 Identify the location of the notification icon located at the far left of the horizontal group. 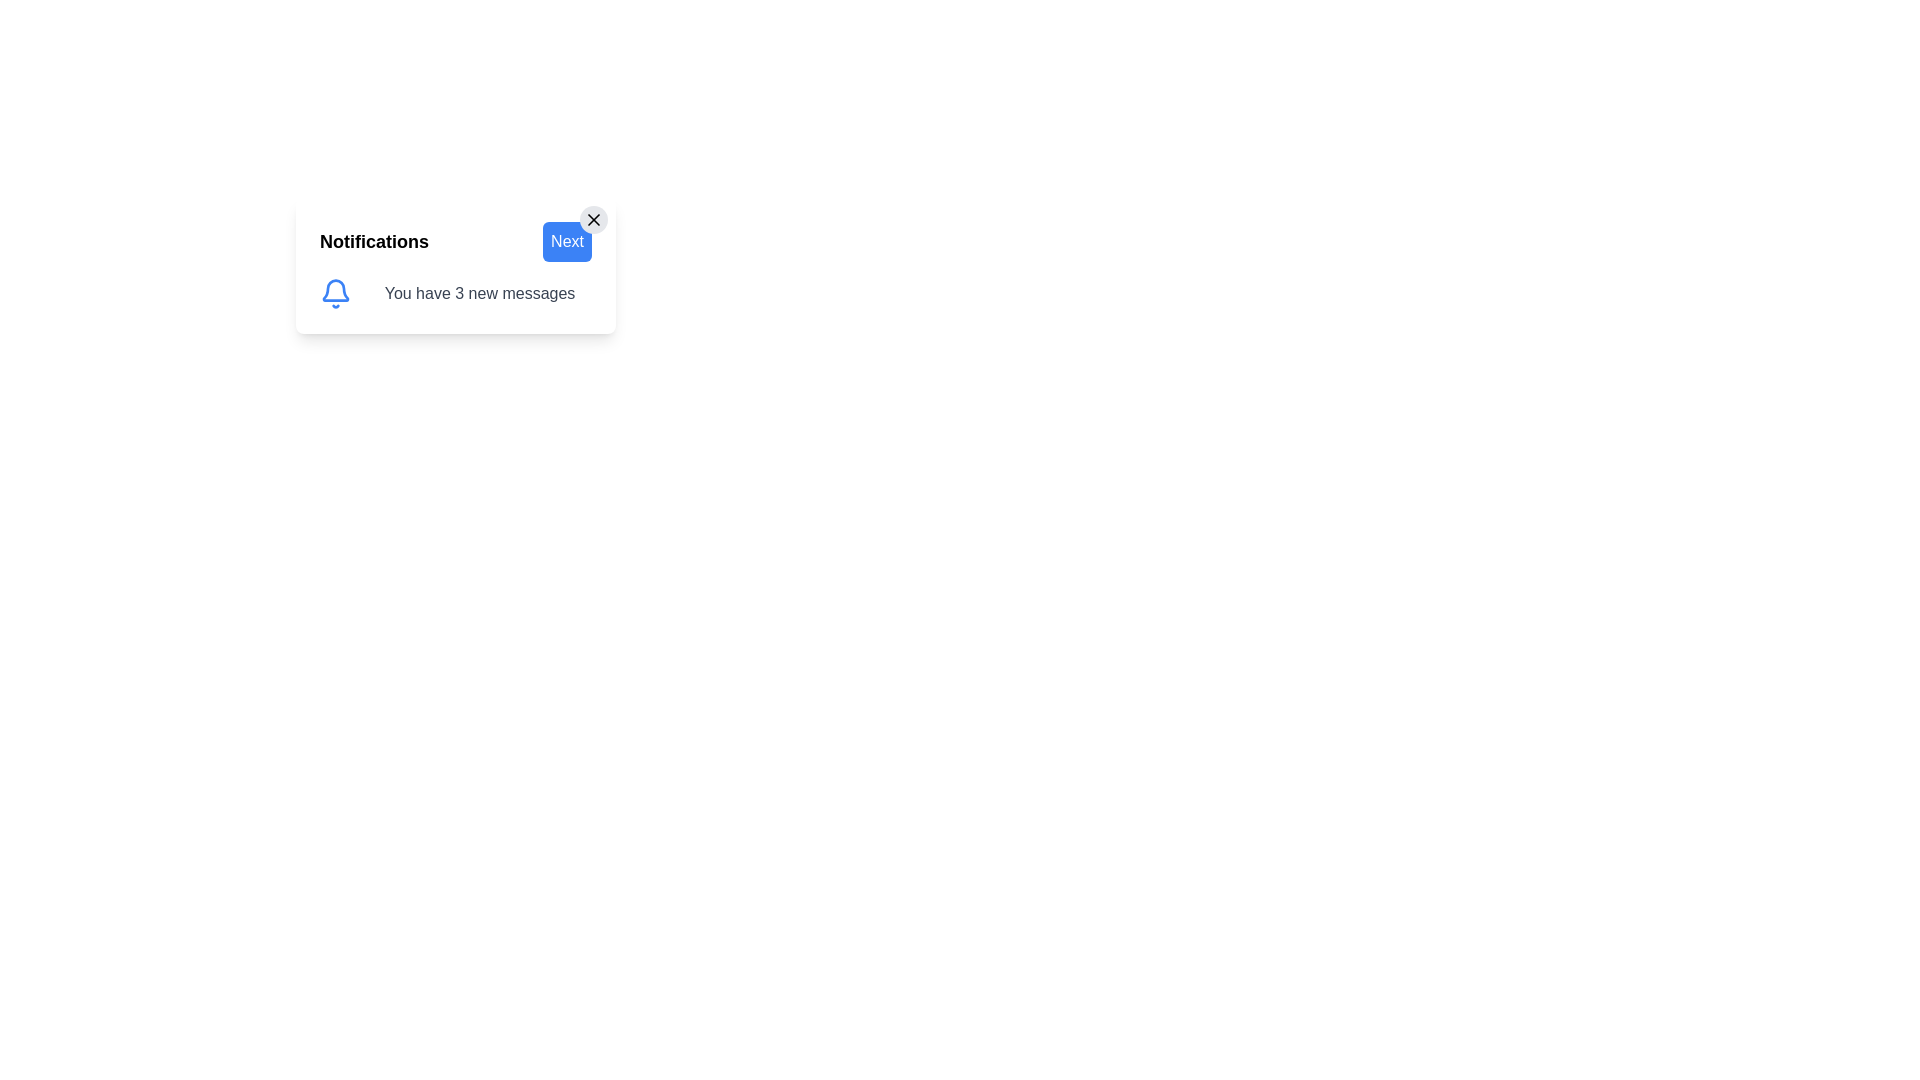
(336, 293).